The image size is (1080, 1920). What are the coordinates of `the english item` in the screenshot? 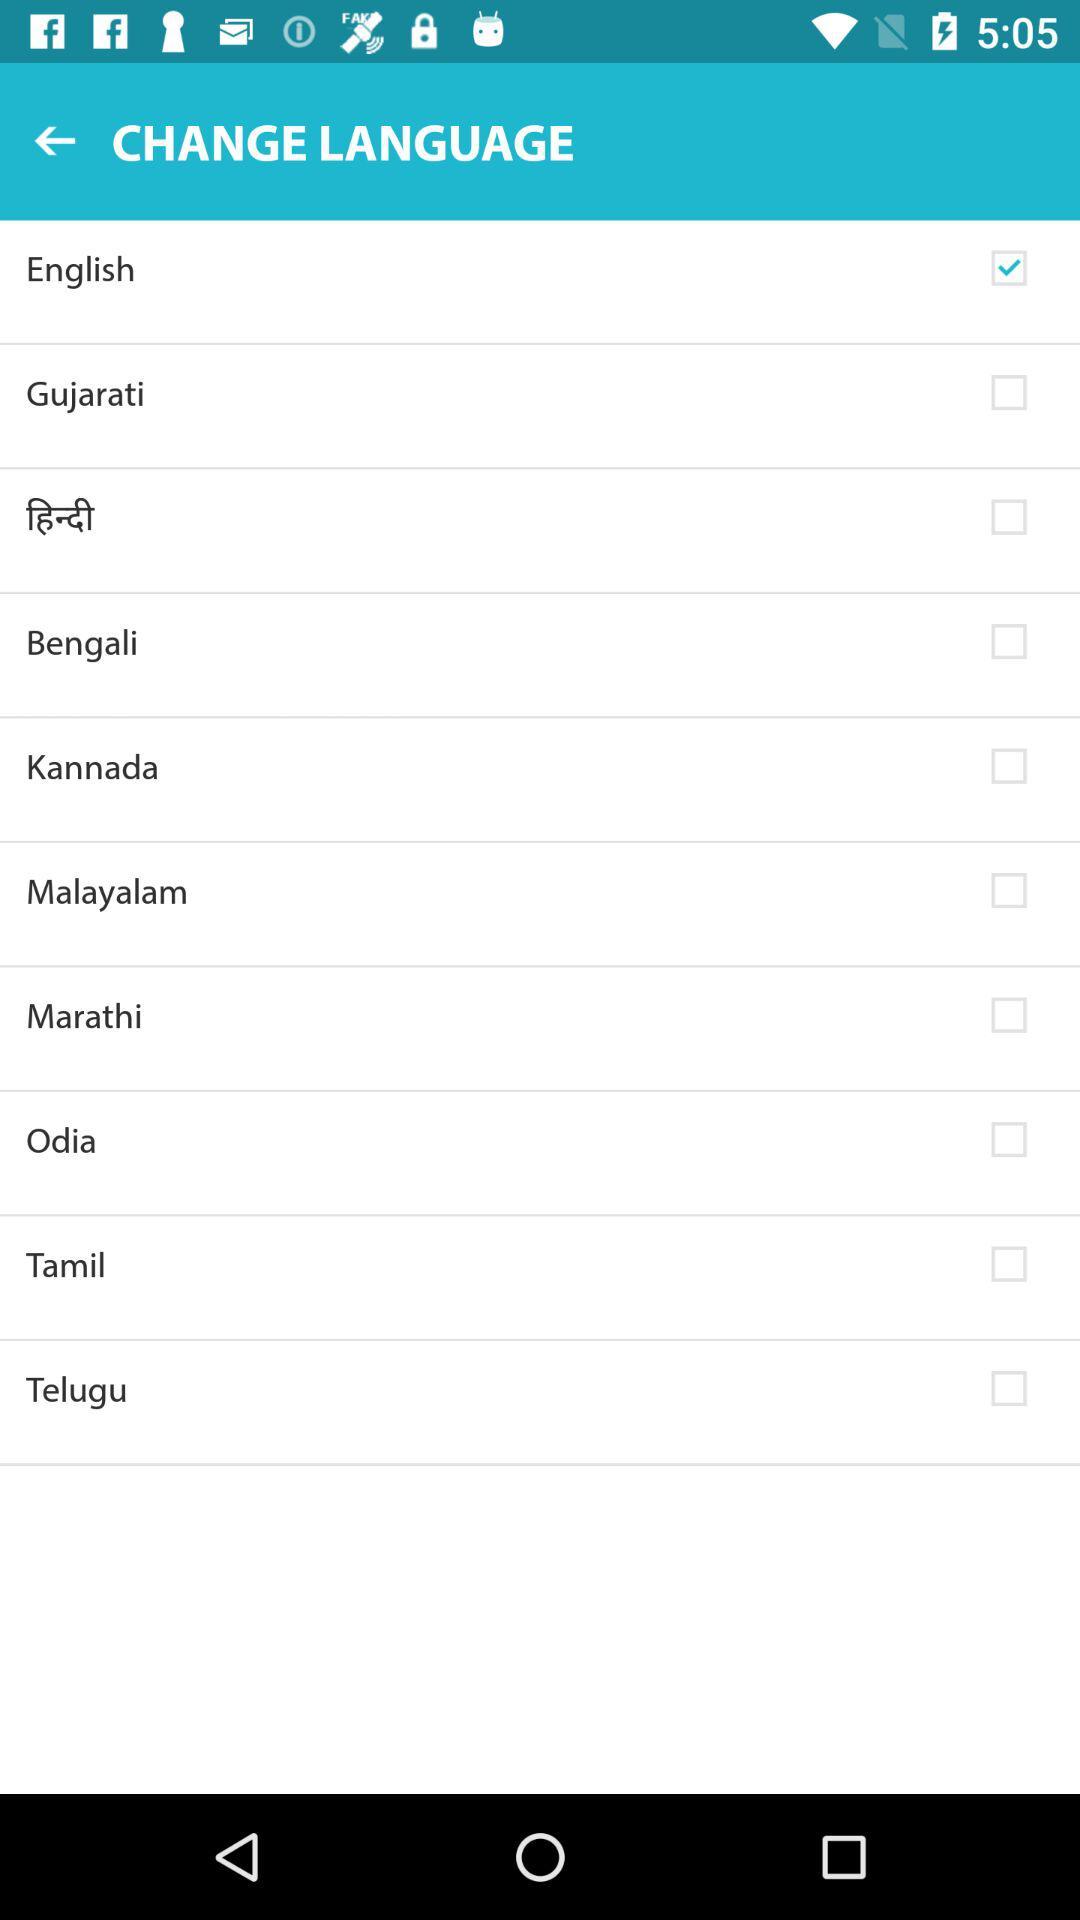 It's located at (495, 267).